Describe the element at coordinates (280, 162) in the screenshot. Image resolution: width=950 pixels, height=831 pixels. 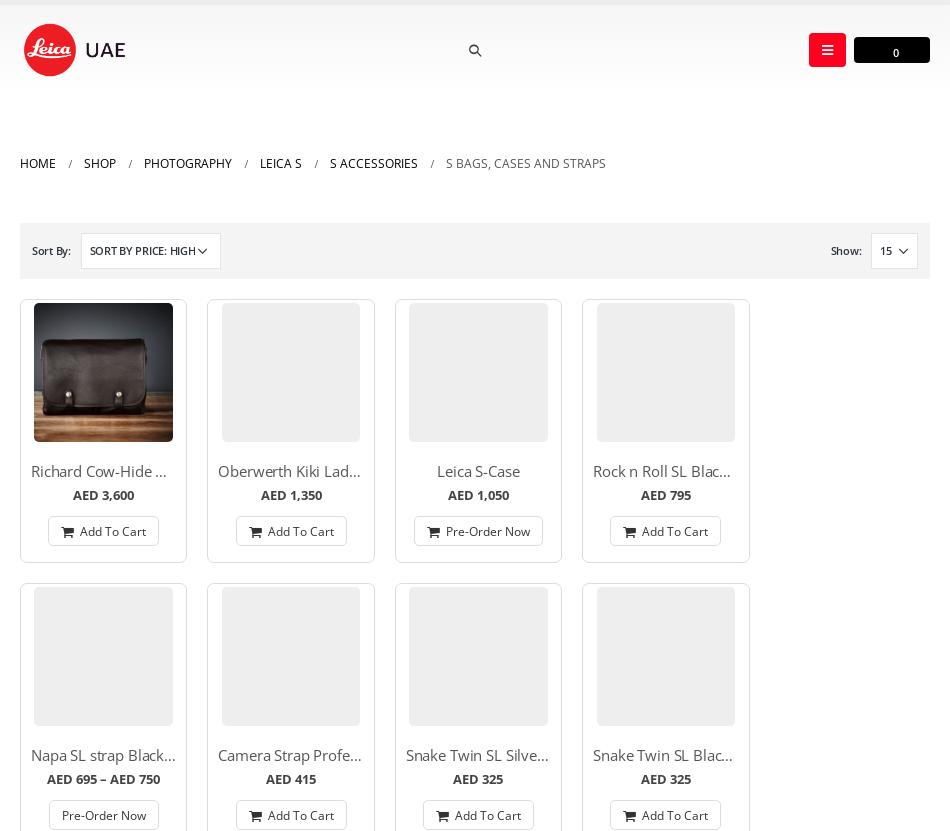
I see `'Leica S'` at that location.